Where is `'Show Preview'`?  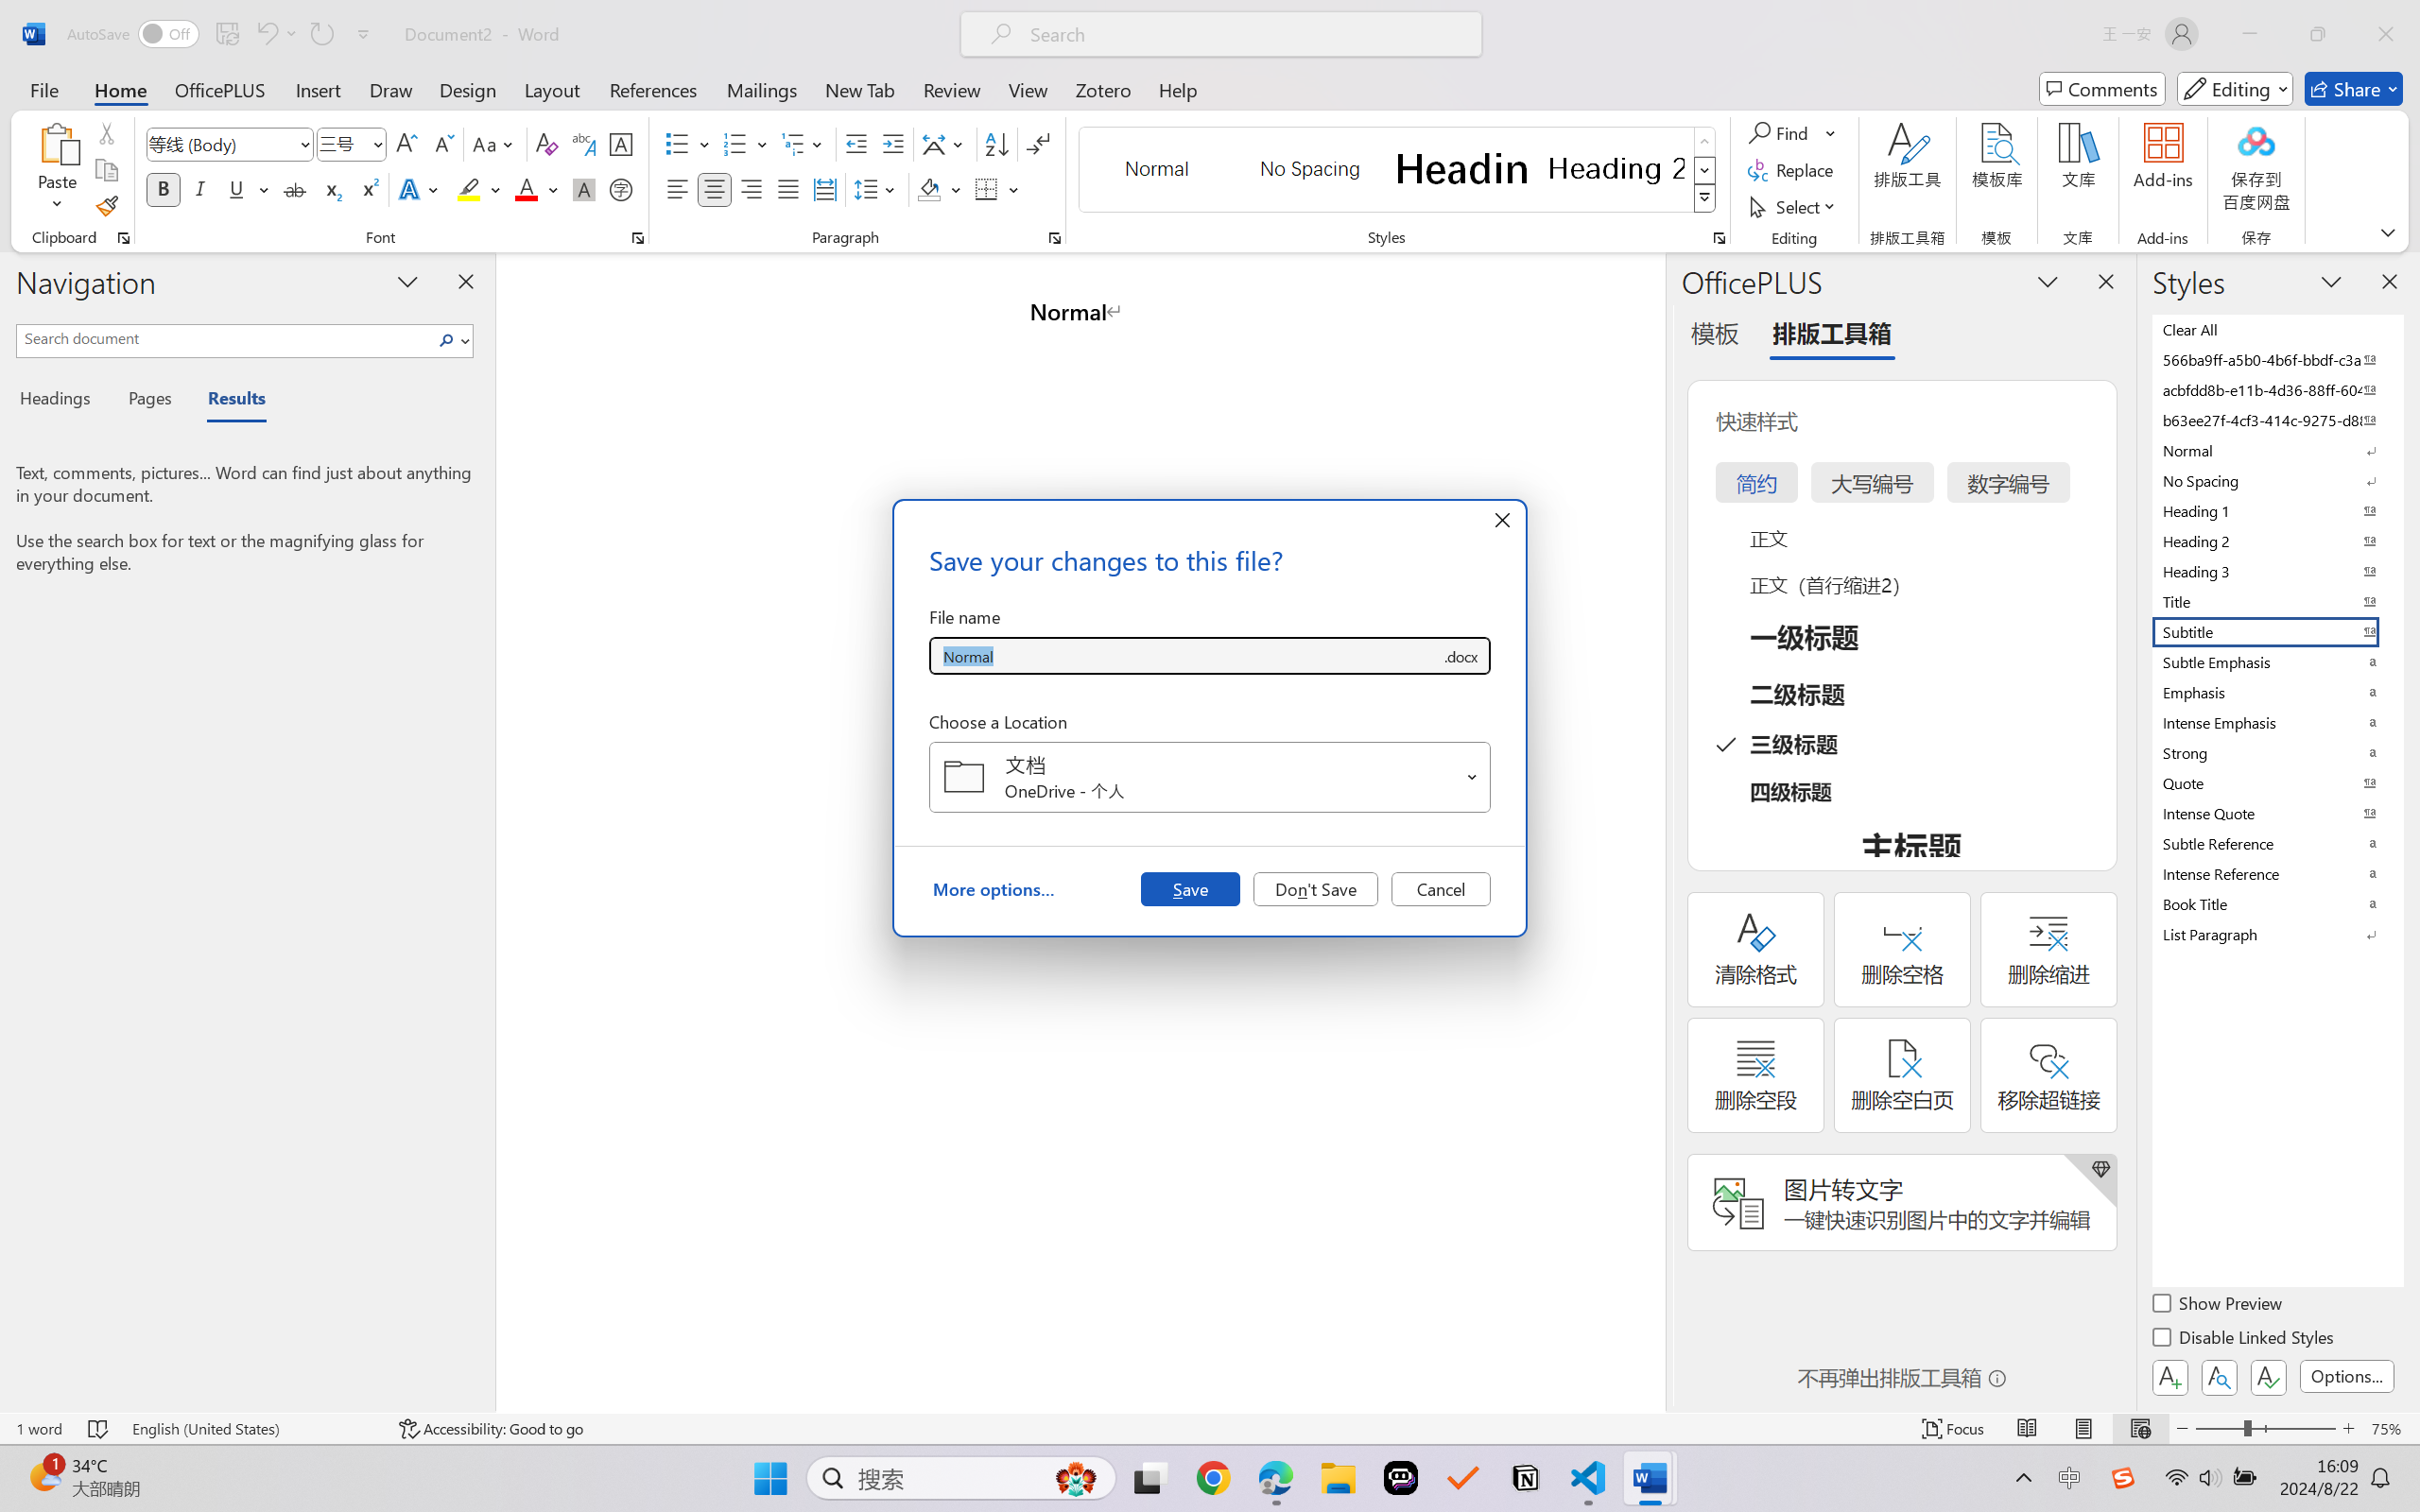
'Show Preview' is located at coordinates (2218, 1305).